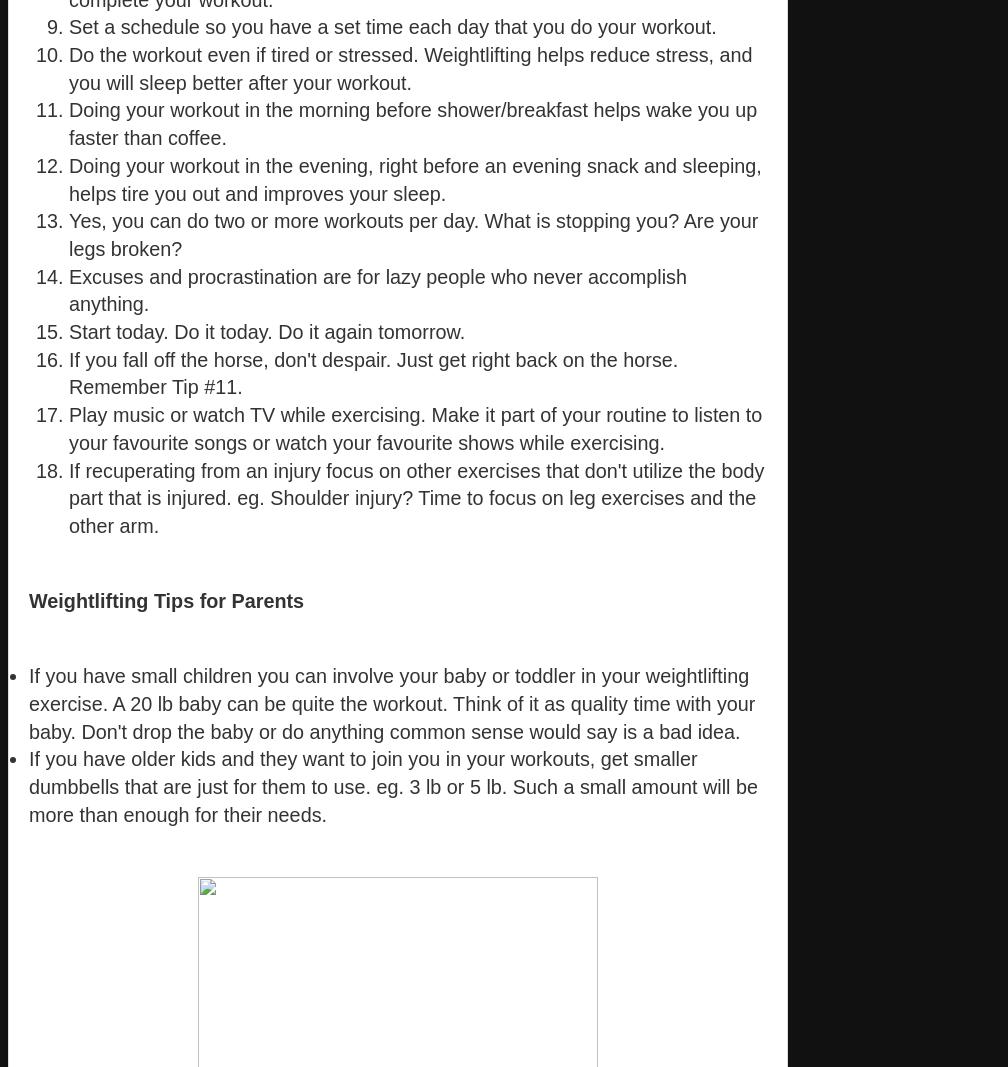 Image resolution: width=1008 pixels, height=1067 pixels. What do you see at coordinates (392, 25) in the screenshot?
I see `'Set a schedule so you have a set time each day that you do your workout.'` at bounding box center [392, 25].